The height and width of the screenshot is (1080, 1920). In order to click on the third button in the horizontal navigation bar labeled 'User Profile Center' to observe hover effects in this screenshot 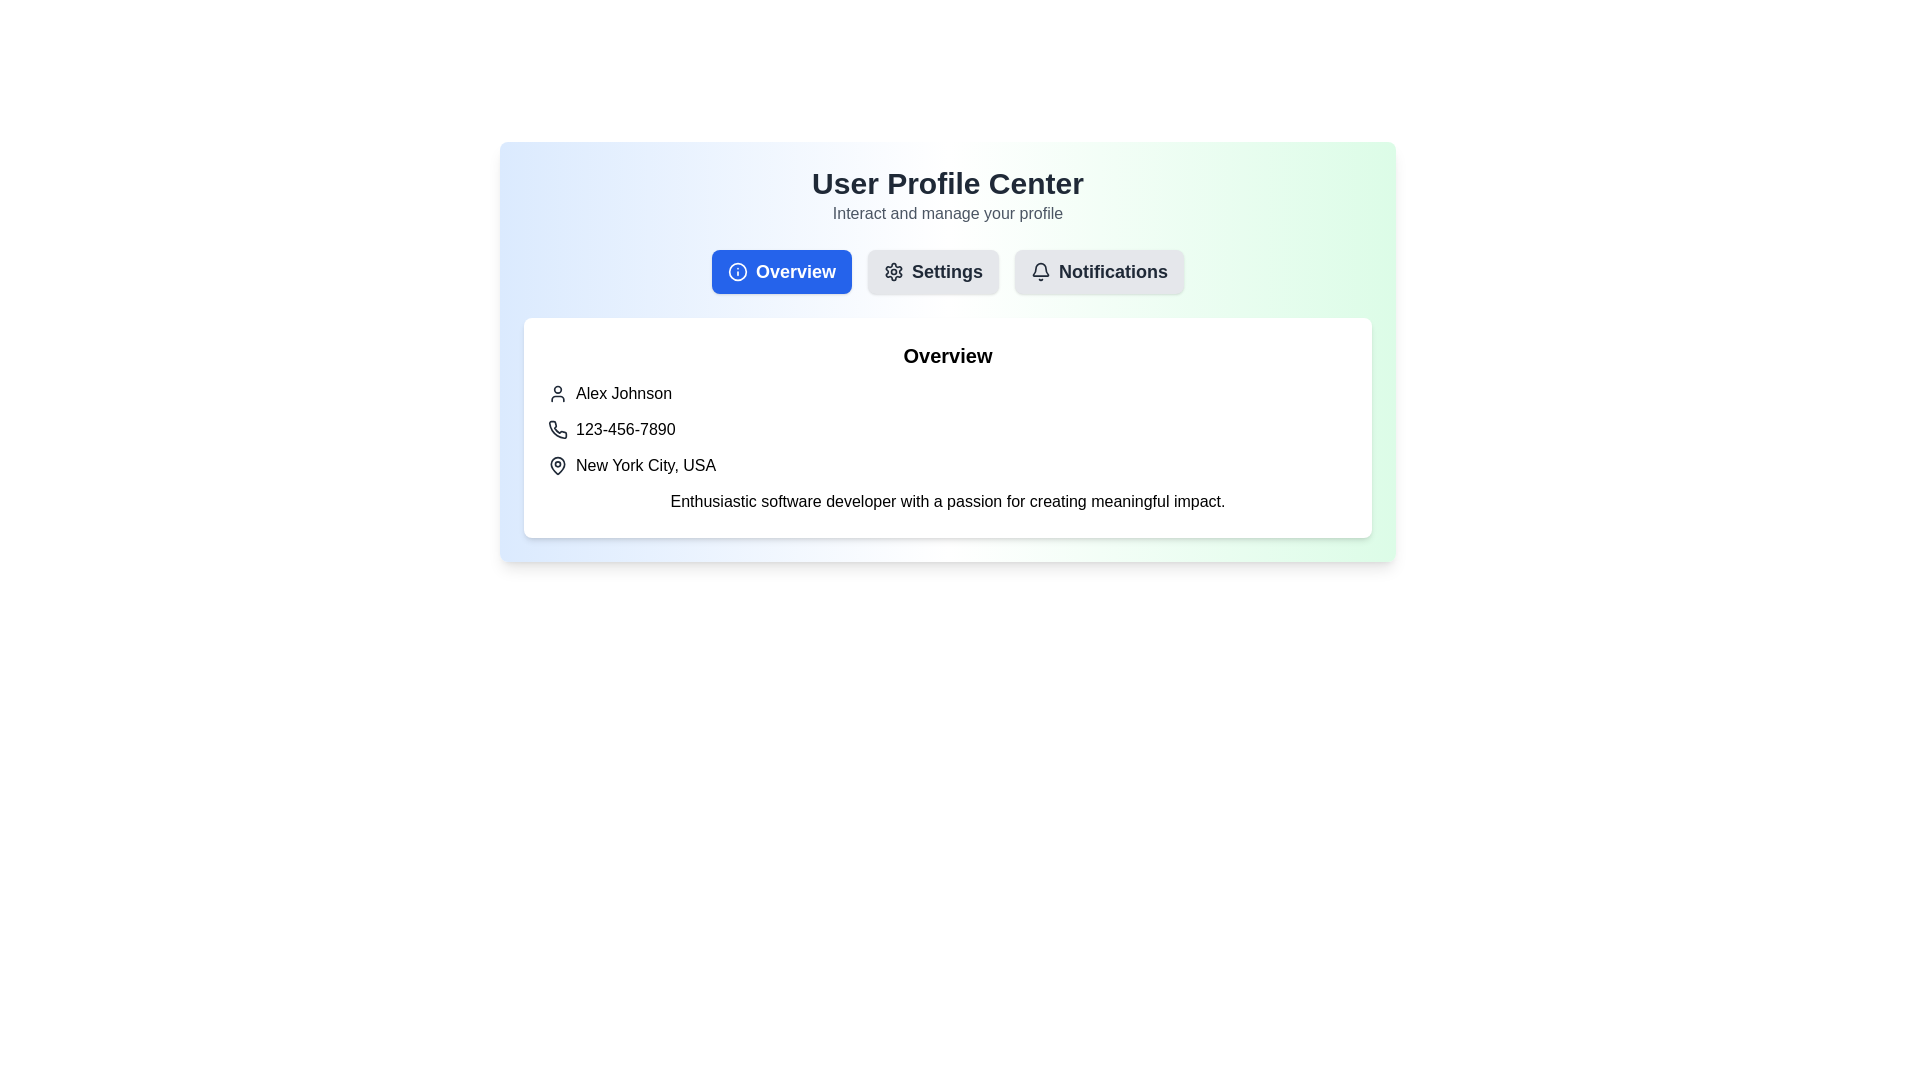, I will do `click(1098, 272)`.